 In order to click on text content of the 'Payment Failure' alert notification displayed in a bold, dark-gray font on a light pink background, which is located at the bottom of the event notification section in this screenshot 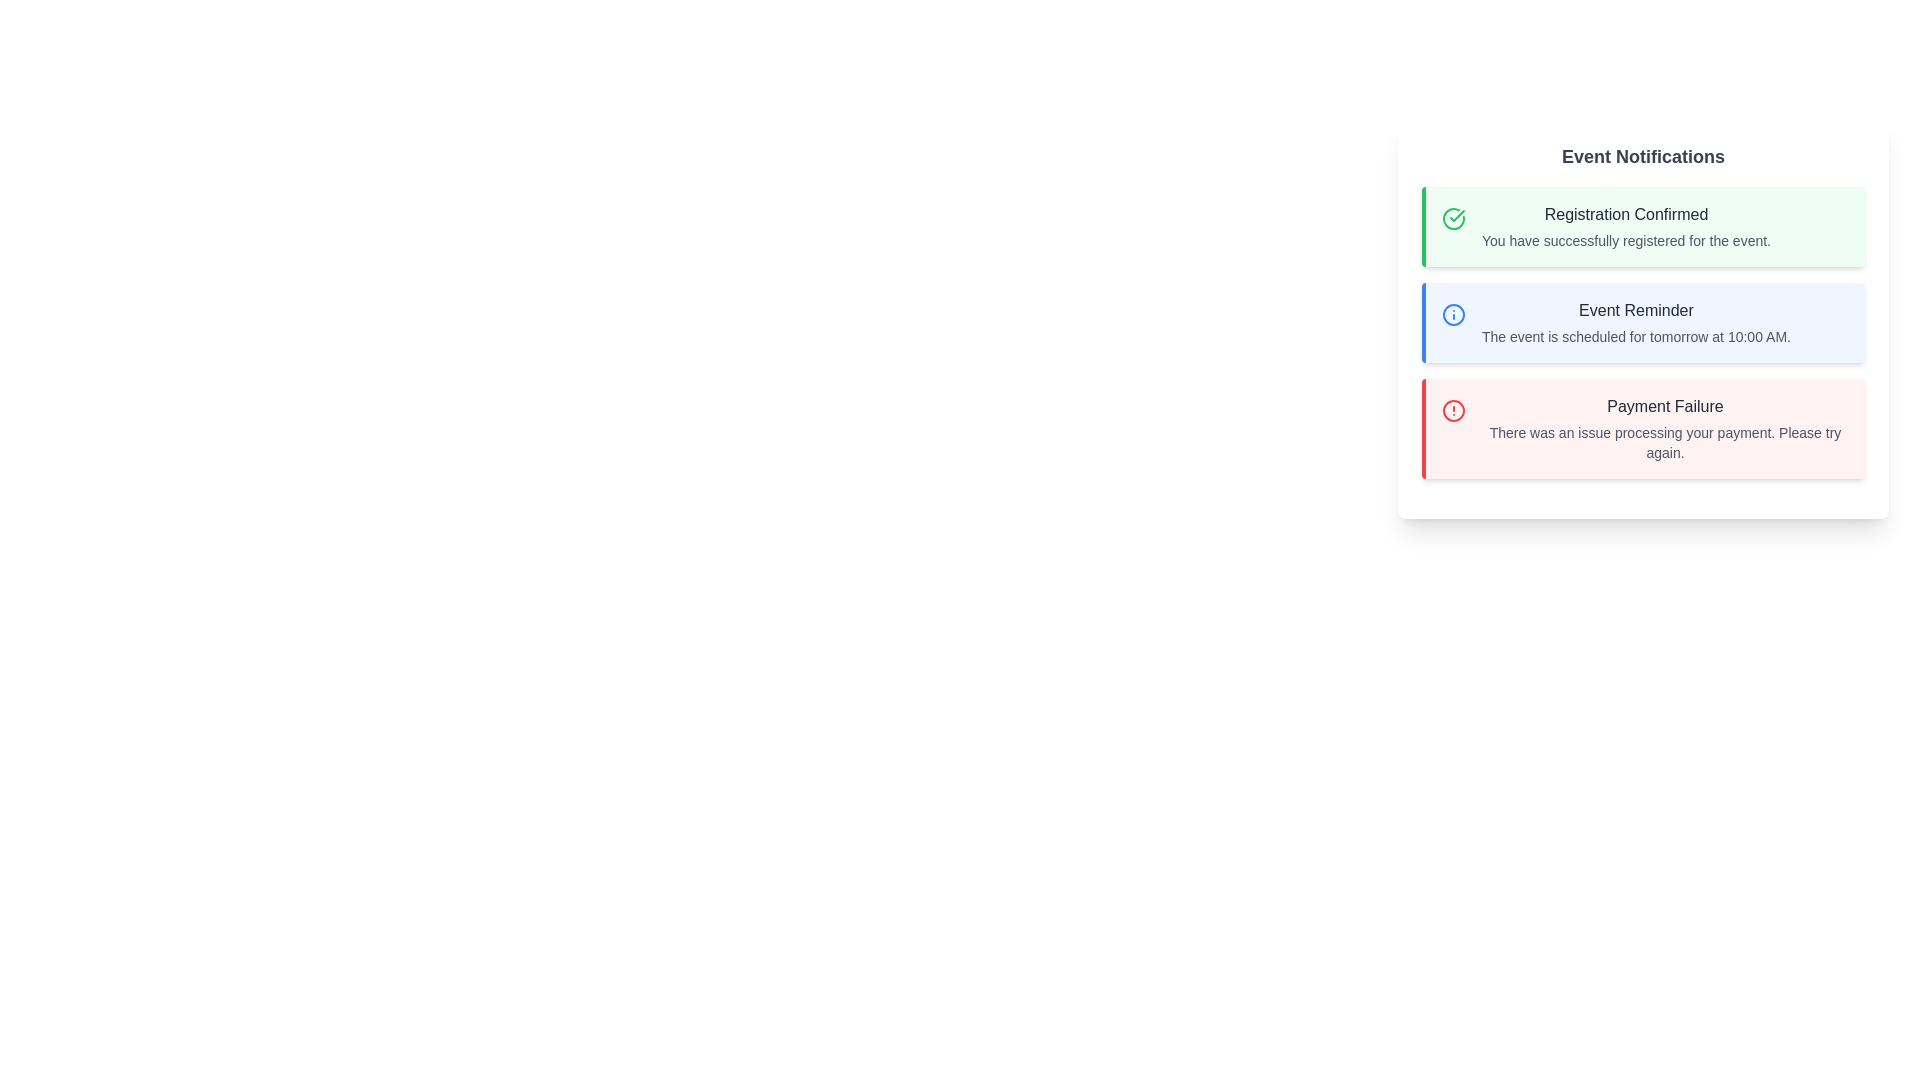, I will do `click(1665, 406)`.